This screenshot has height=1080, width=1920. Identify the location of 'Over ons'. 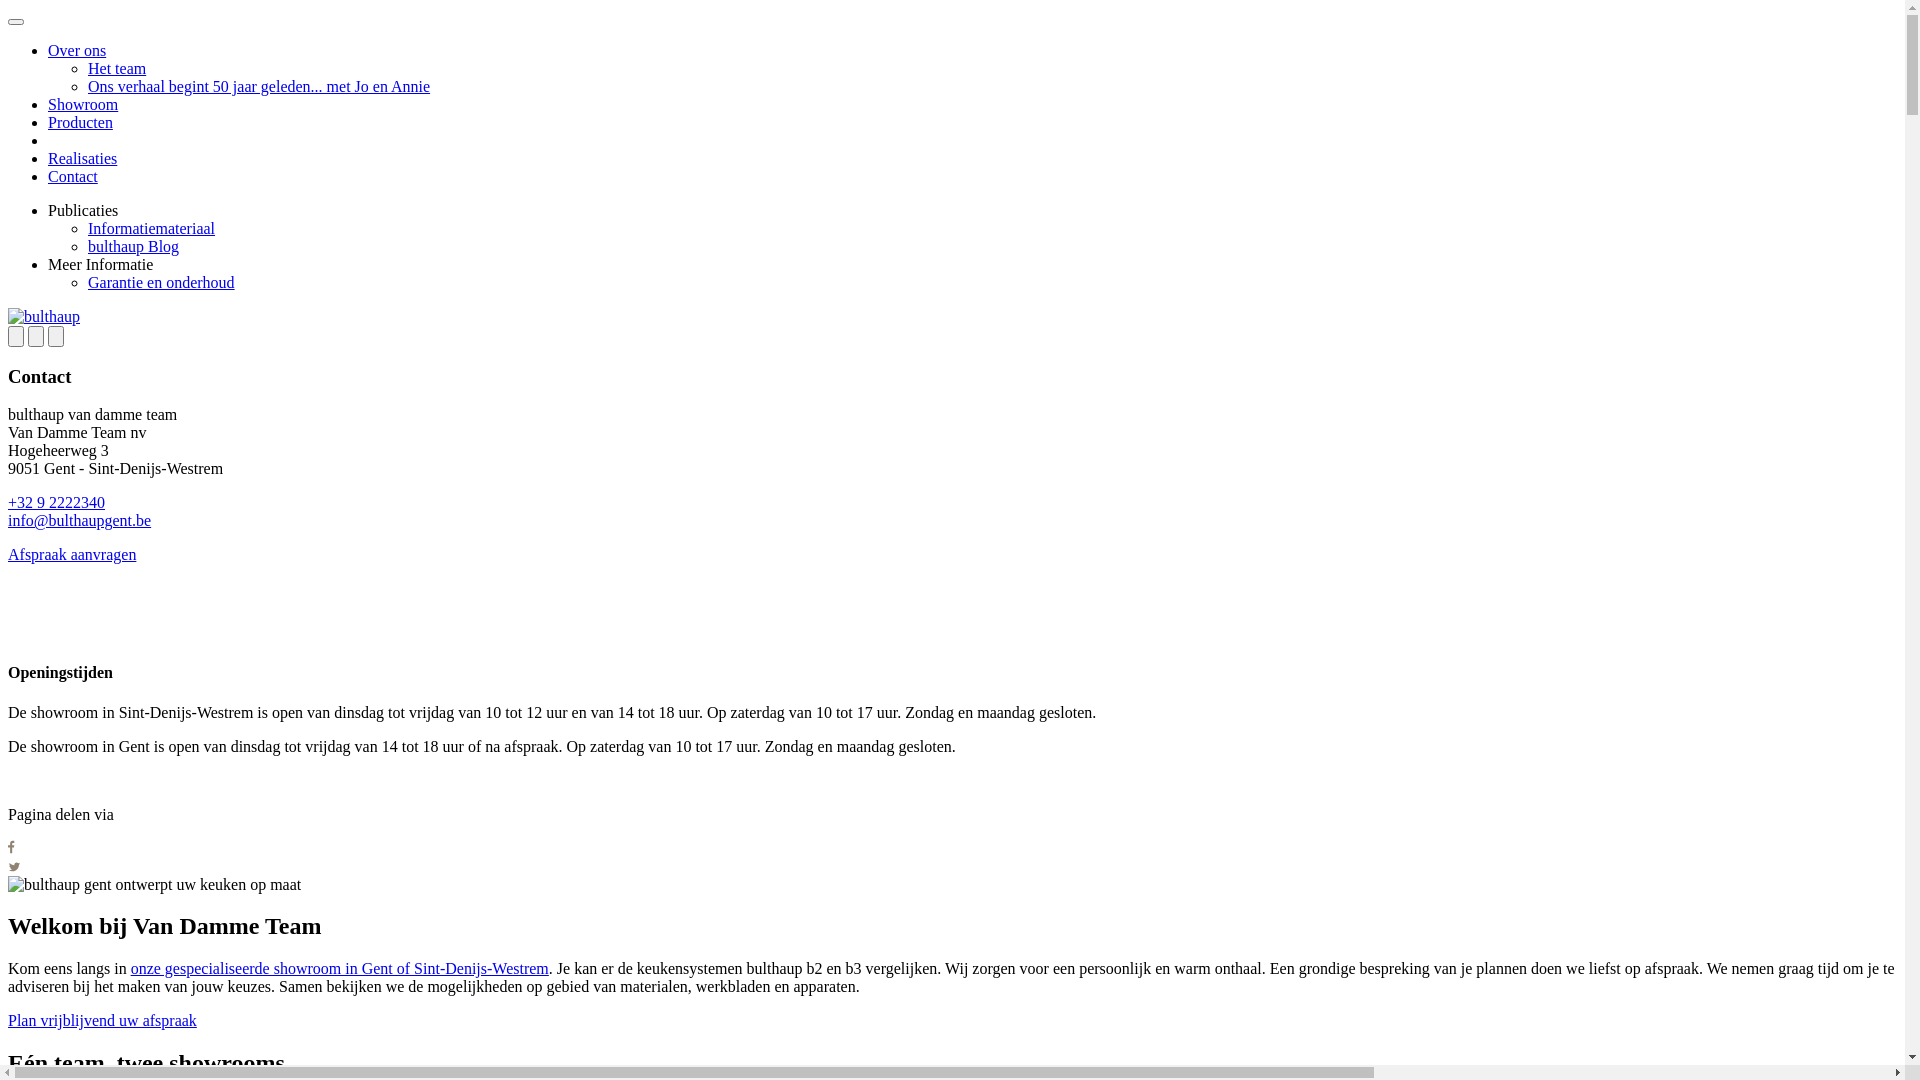
(76, 49).